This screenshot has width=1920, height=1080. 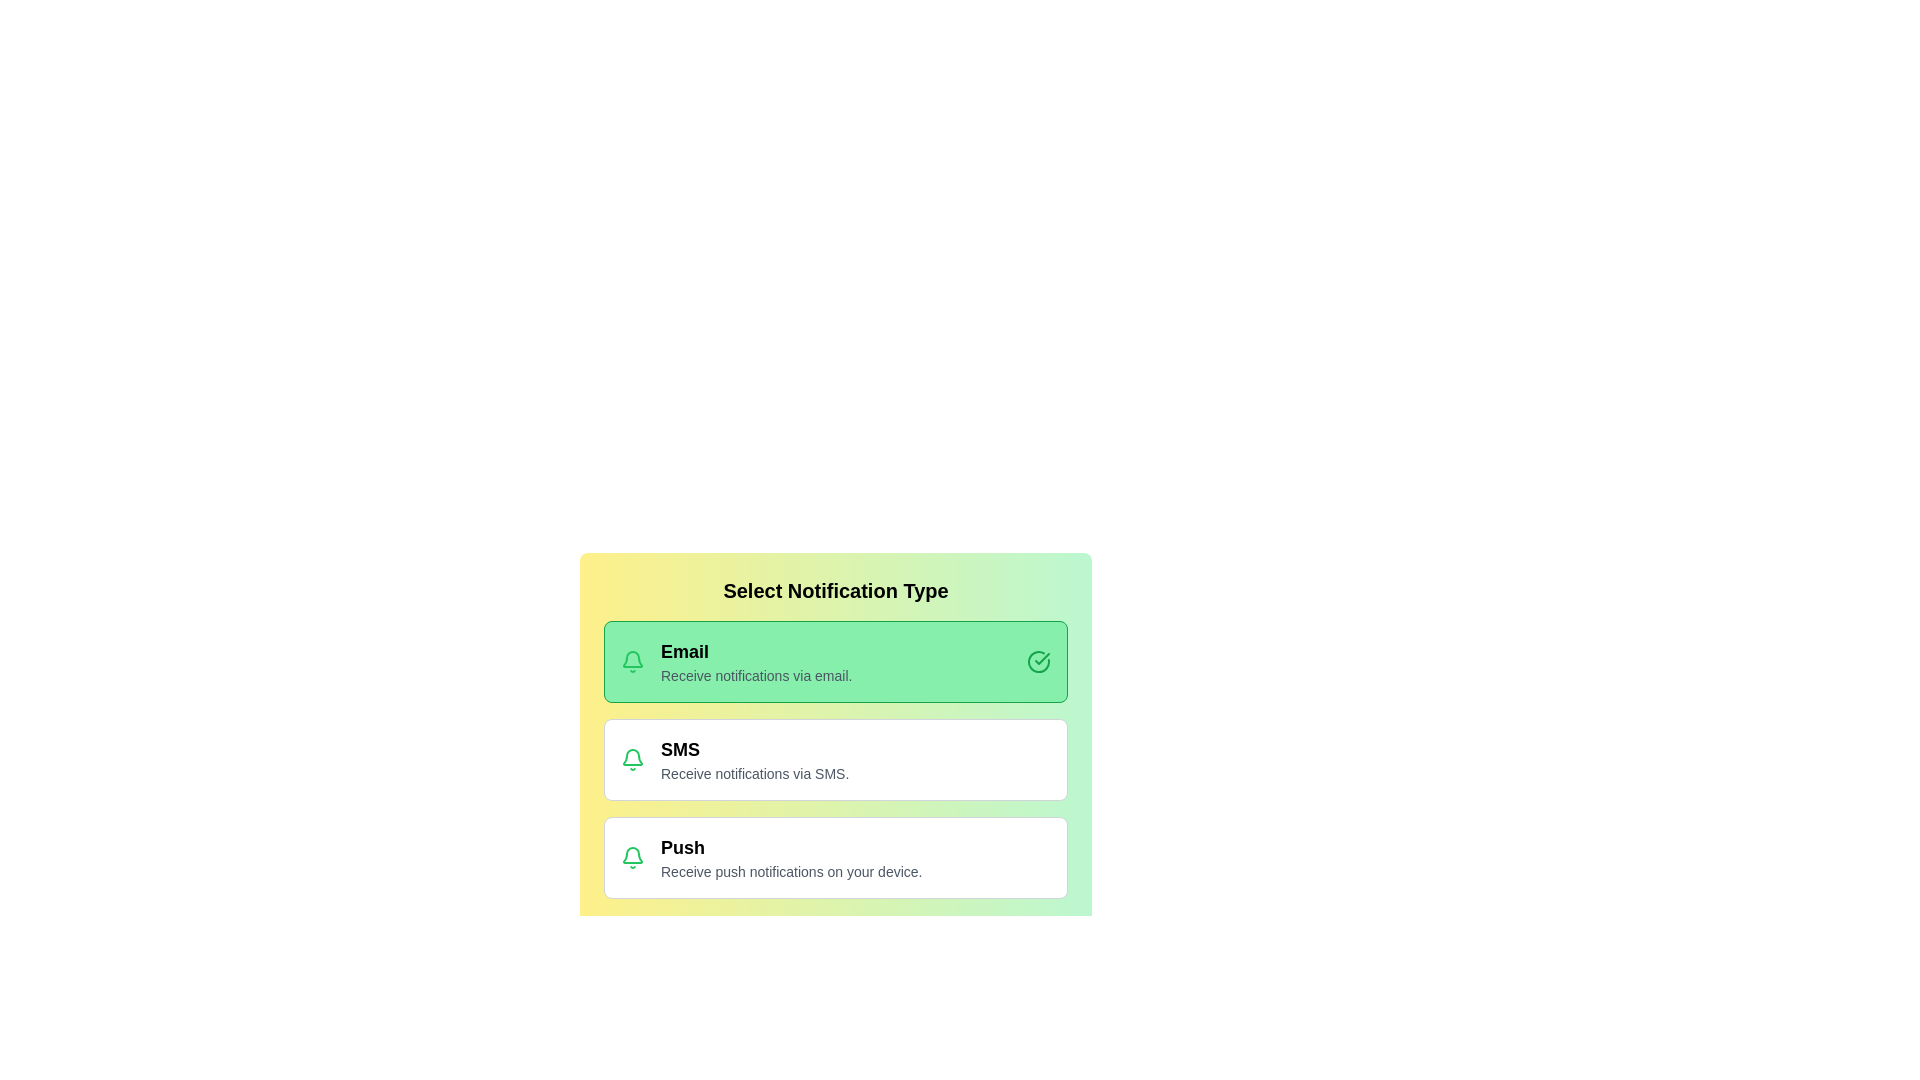 I want to click on the second interactive button card labeled 'SMS', so click(x=835, y=721).